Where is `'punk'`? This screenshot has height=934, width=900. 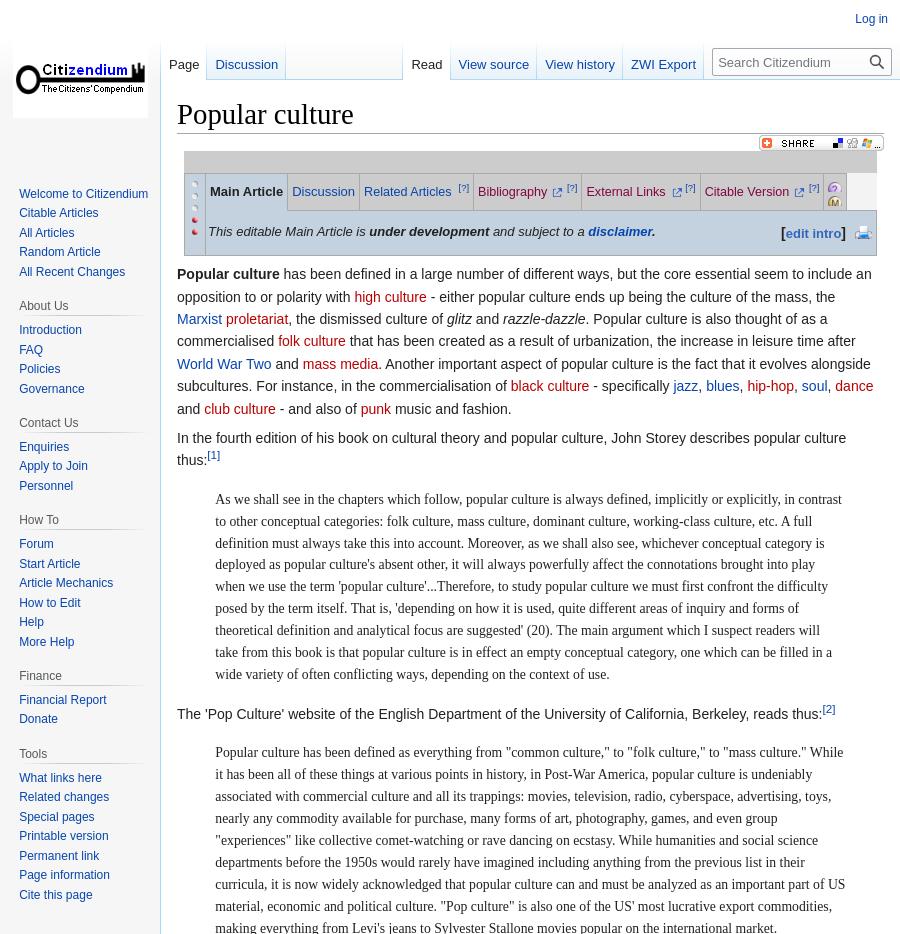 'punk' is located at coordinates (375, 406).